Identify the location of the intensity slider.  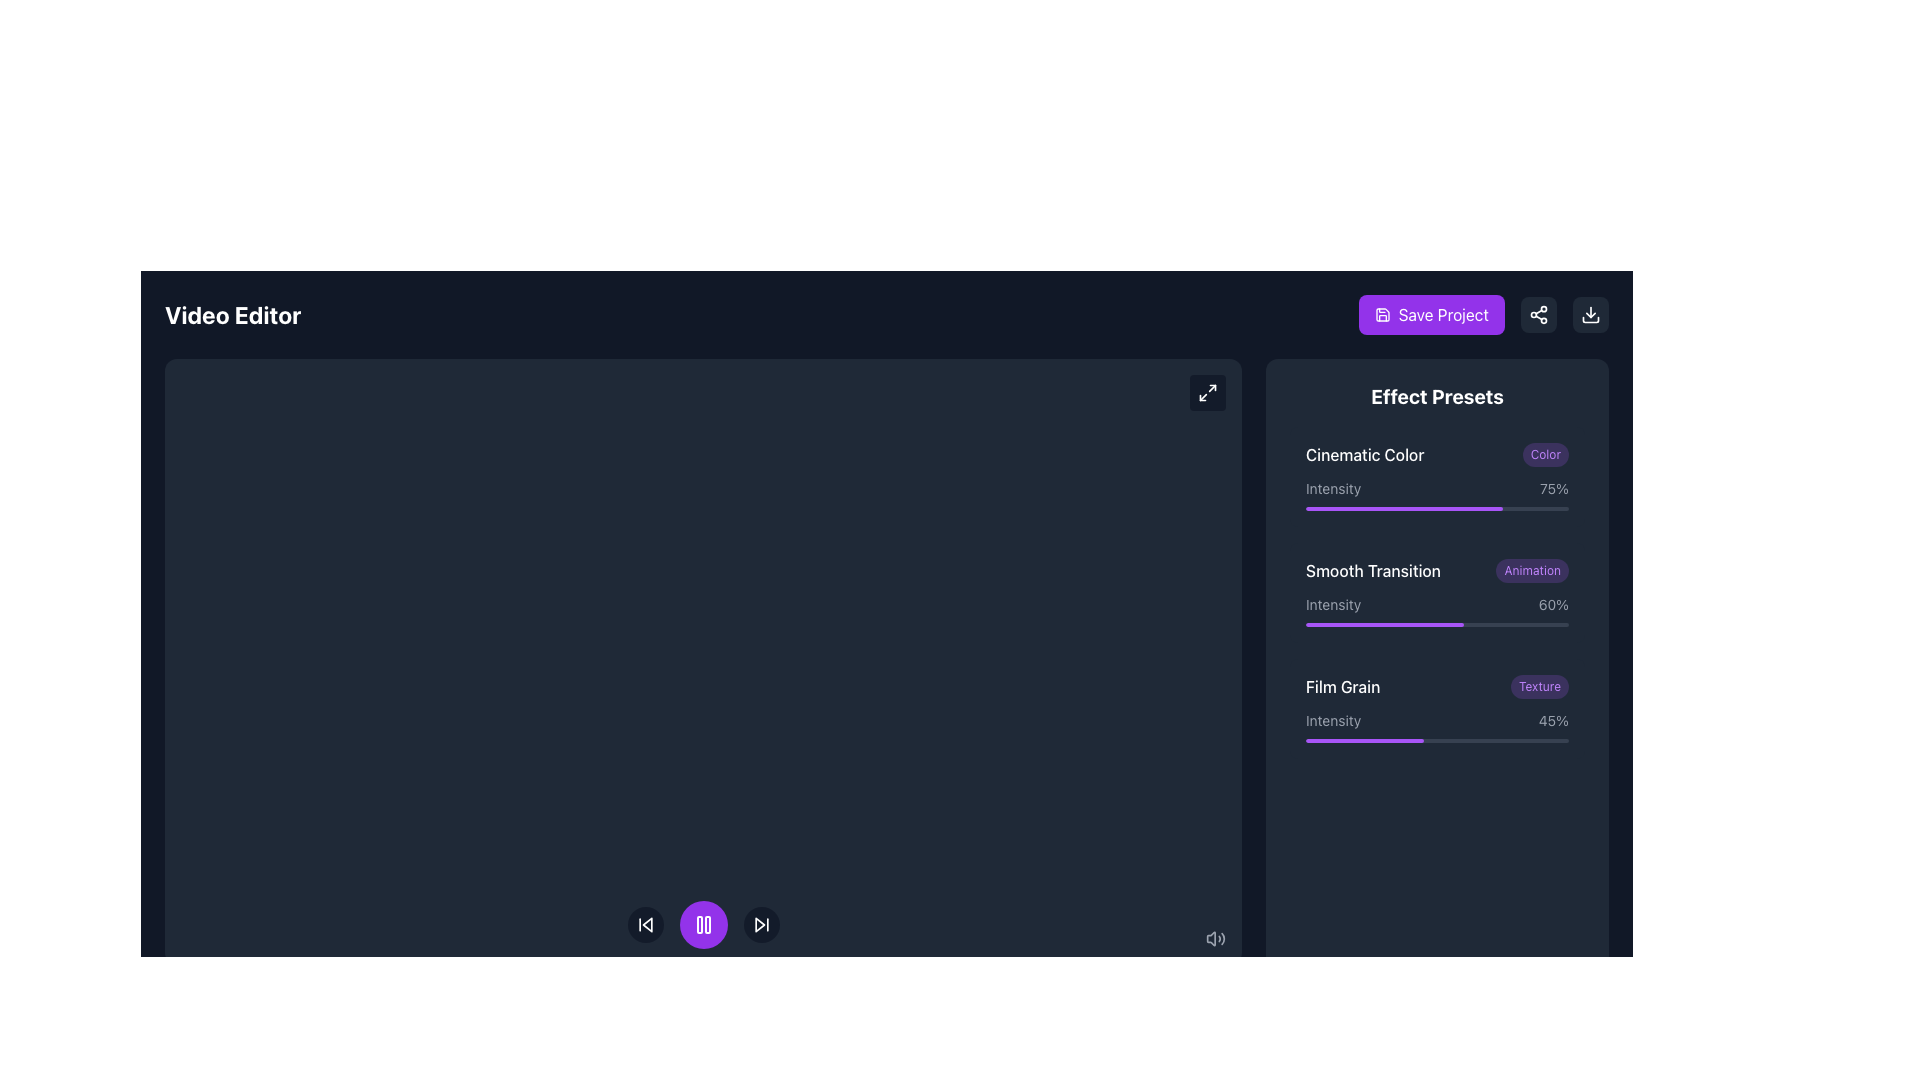
(1407, 740).